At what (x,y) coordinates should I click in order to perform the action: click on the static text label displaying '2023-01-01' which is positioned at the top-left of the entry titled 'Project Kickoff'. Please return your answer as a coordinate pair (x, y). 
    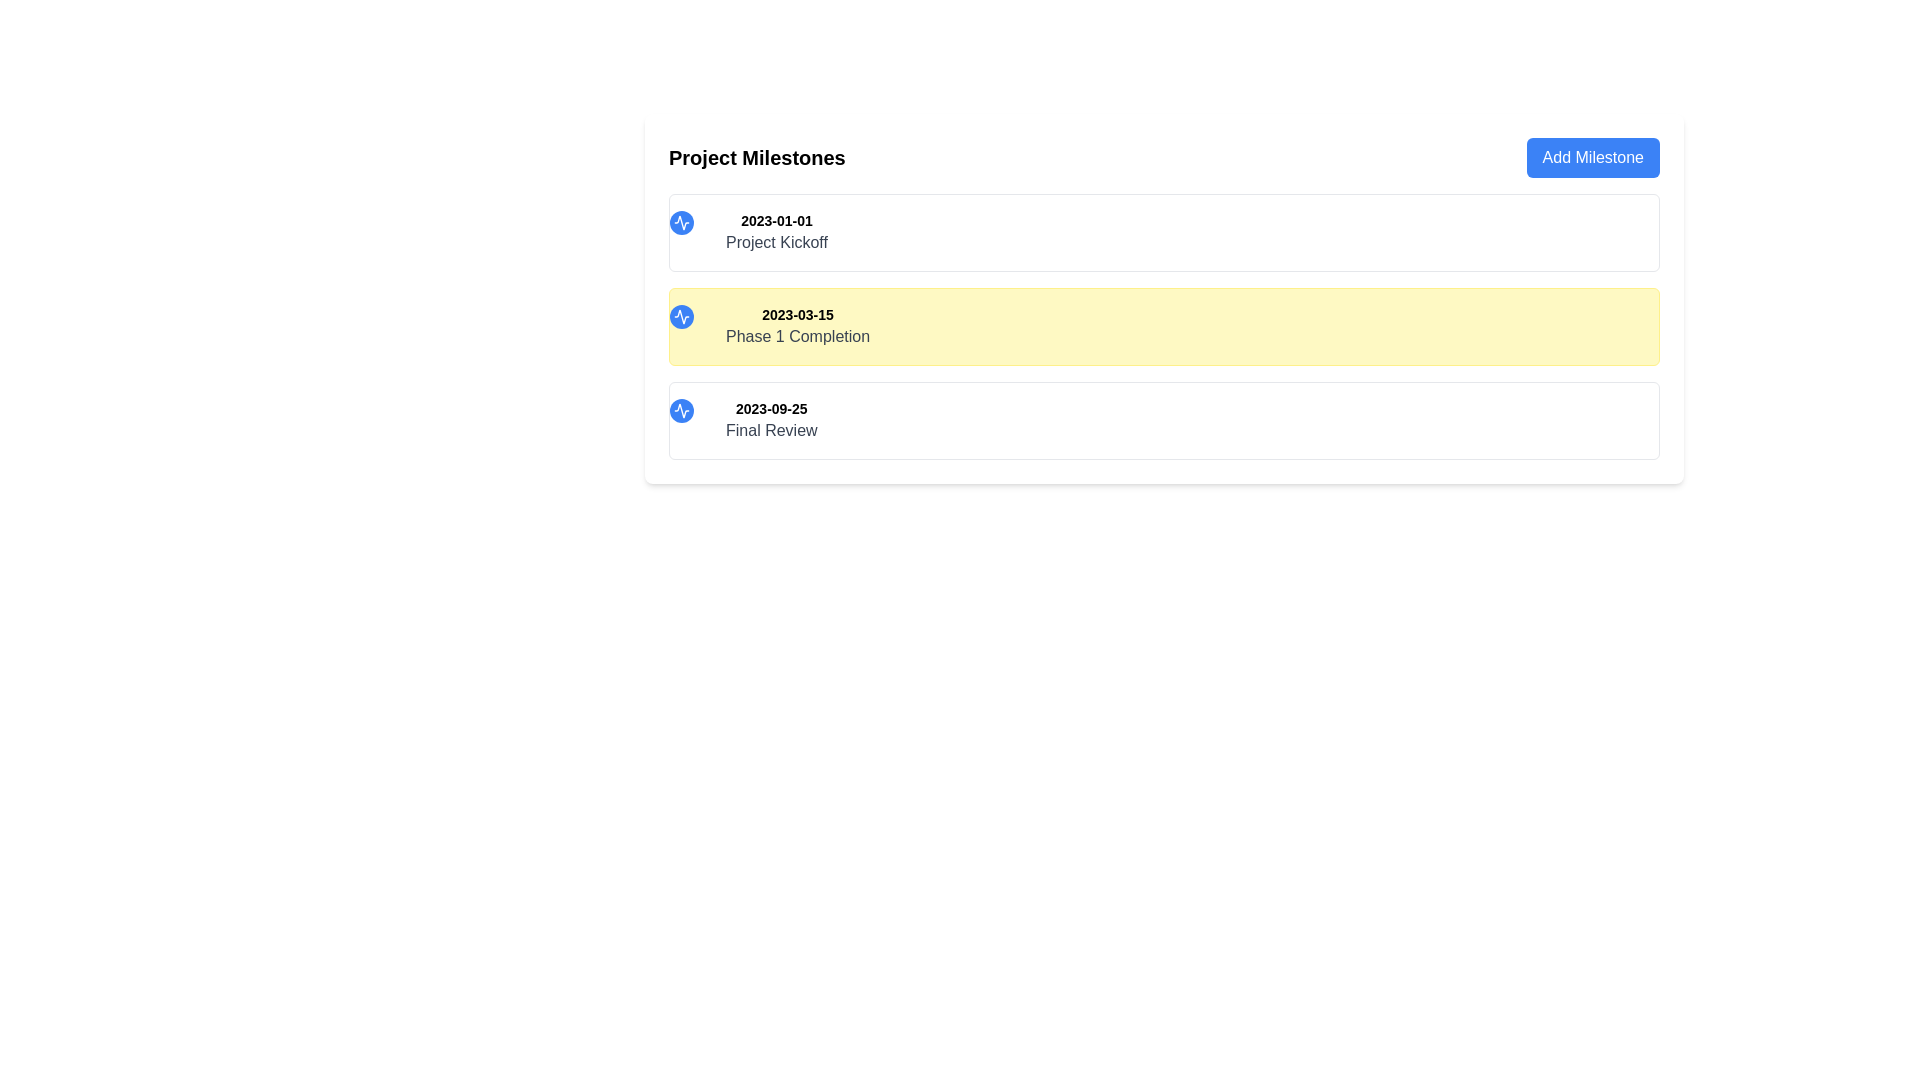
    Looking at the image, I should click on (776, 220).